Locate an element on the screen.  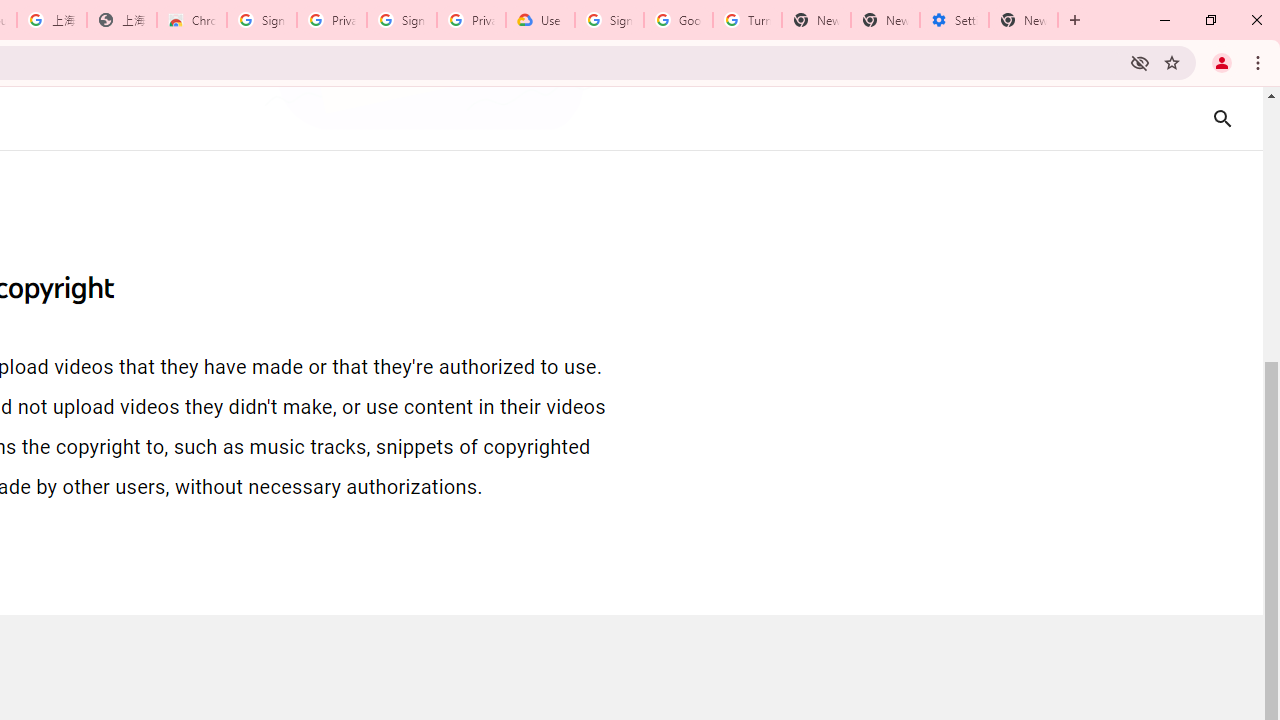
'Google Account Help' is located at coordinates (678, 20).